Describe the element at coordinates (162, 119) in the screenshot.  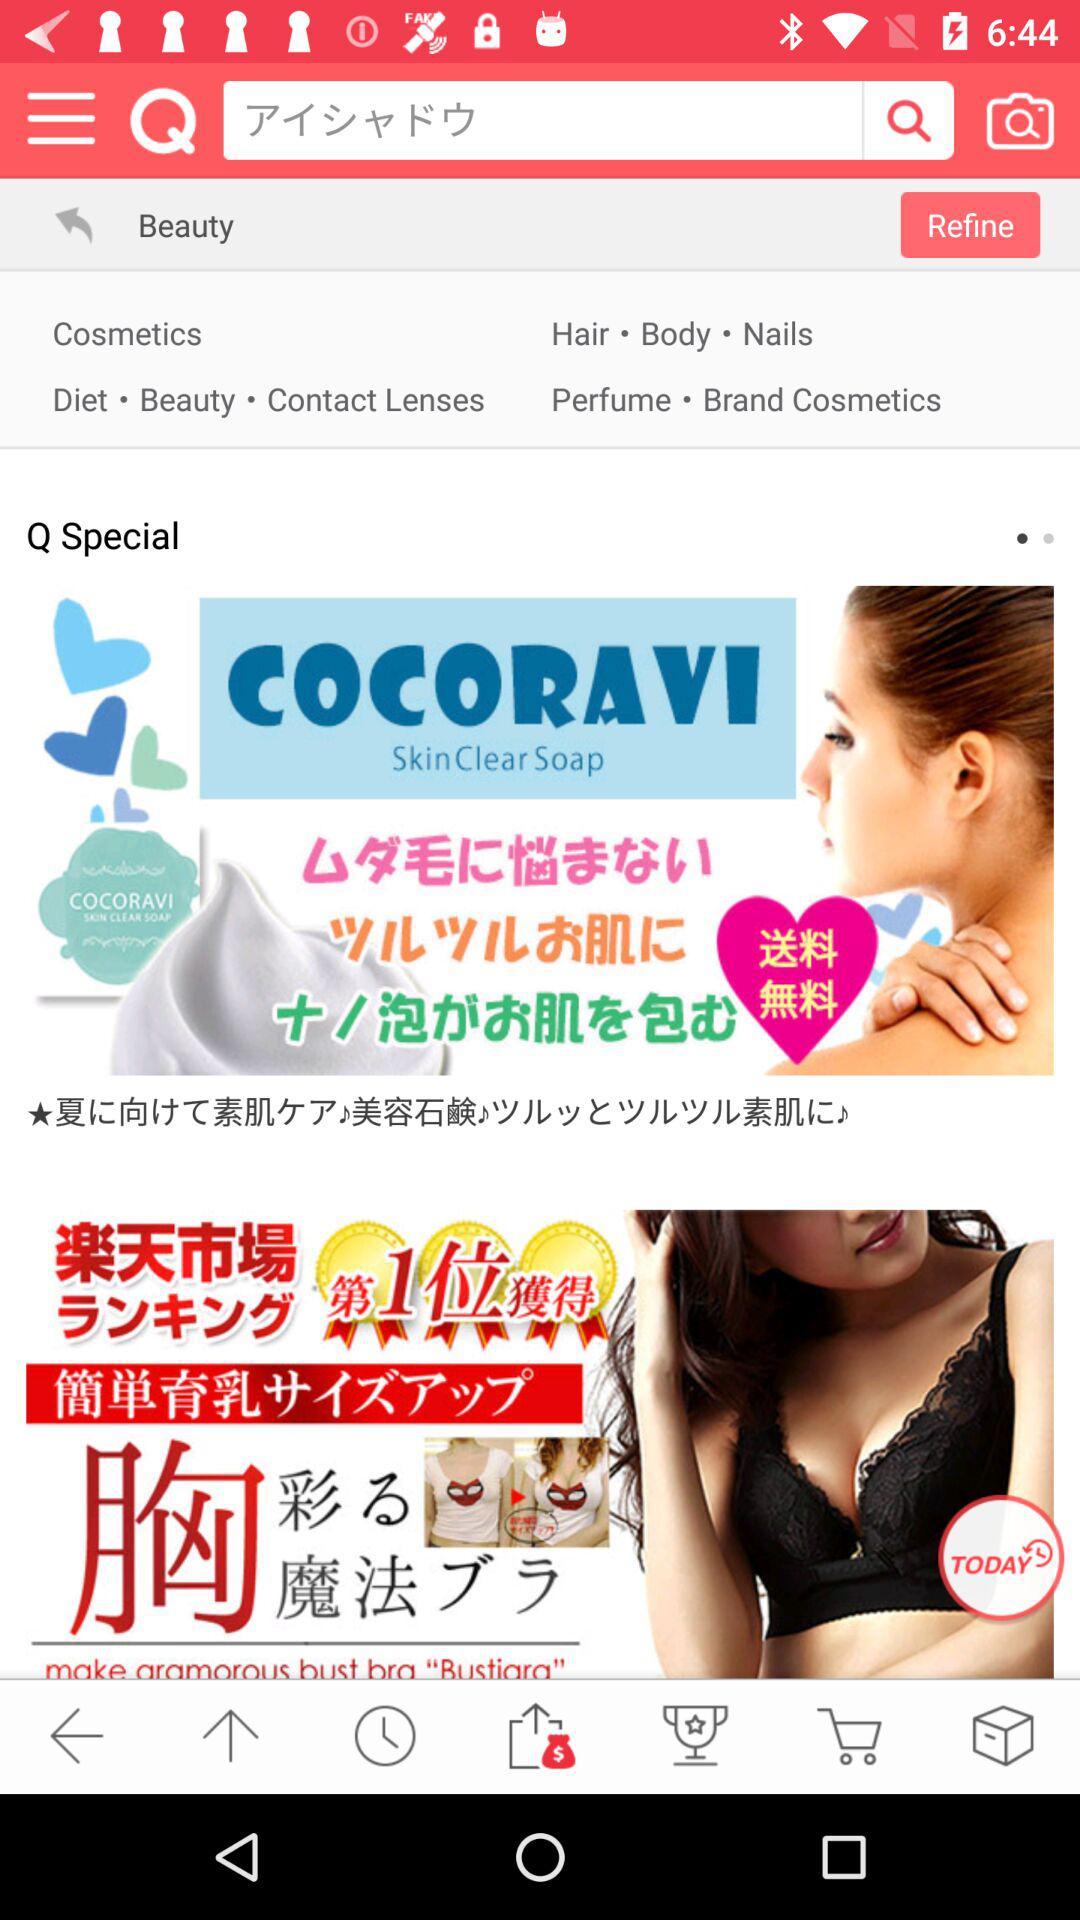
I see `logo beside menu bar` at that location.